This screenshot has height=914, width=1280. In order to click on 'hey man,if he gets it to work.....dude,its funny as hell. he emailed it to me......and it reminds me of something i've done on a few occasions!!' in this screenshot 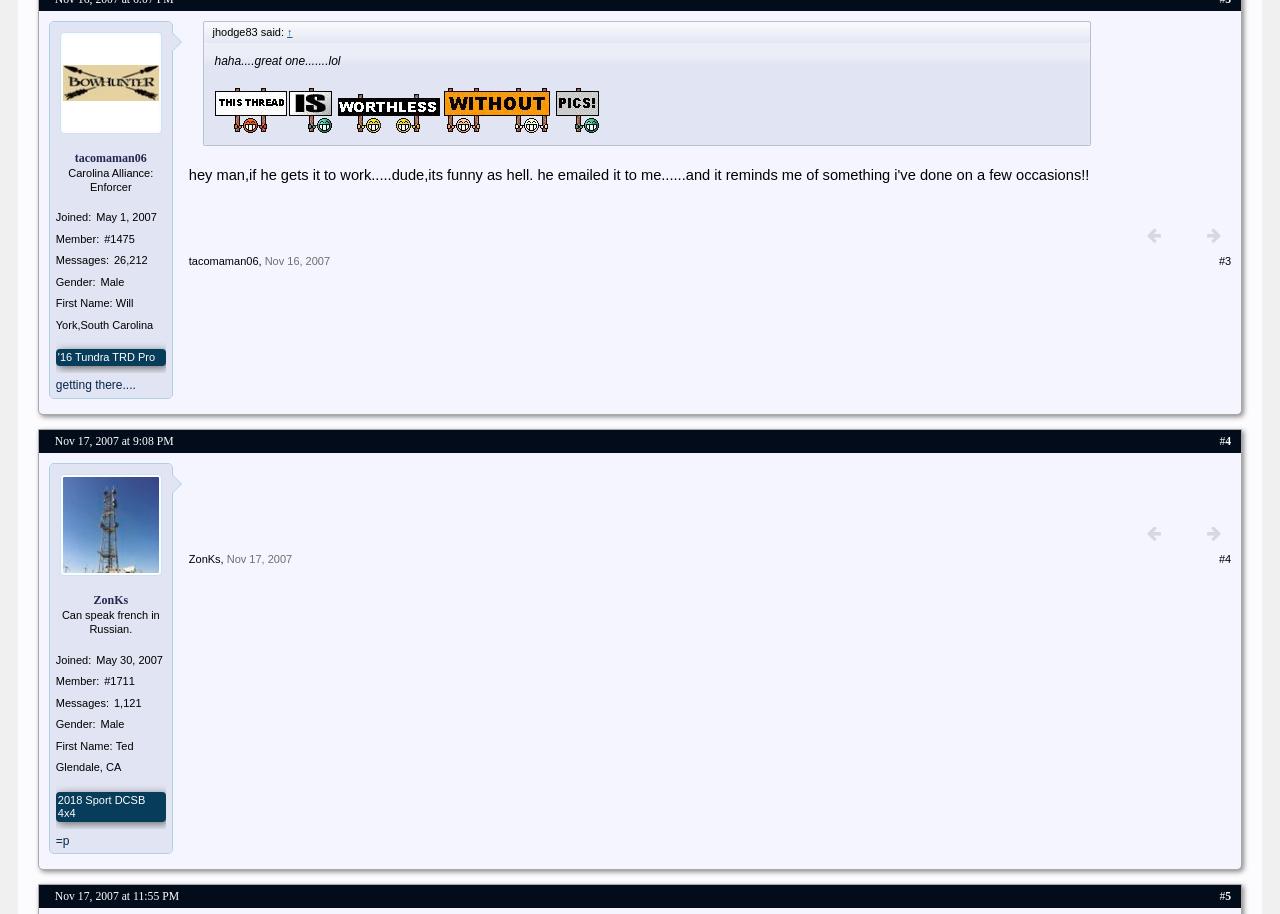, I will do `click(637, 173)`.